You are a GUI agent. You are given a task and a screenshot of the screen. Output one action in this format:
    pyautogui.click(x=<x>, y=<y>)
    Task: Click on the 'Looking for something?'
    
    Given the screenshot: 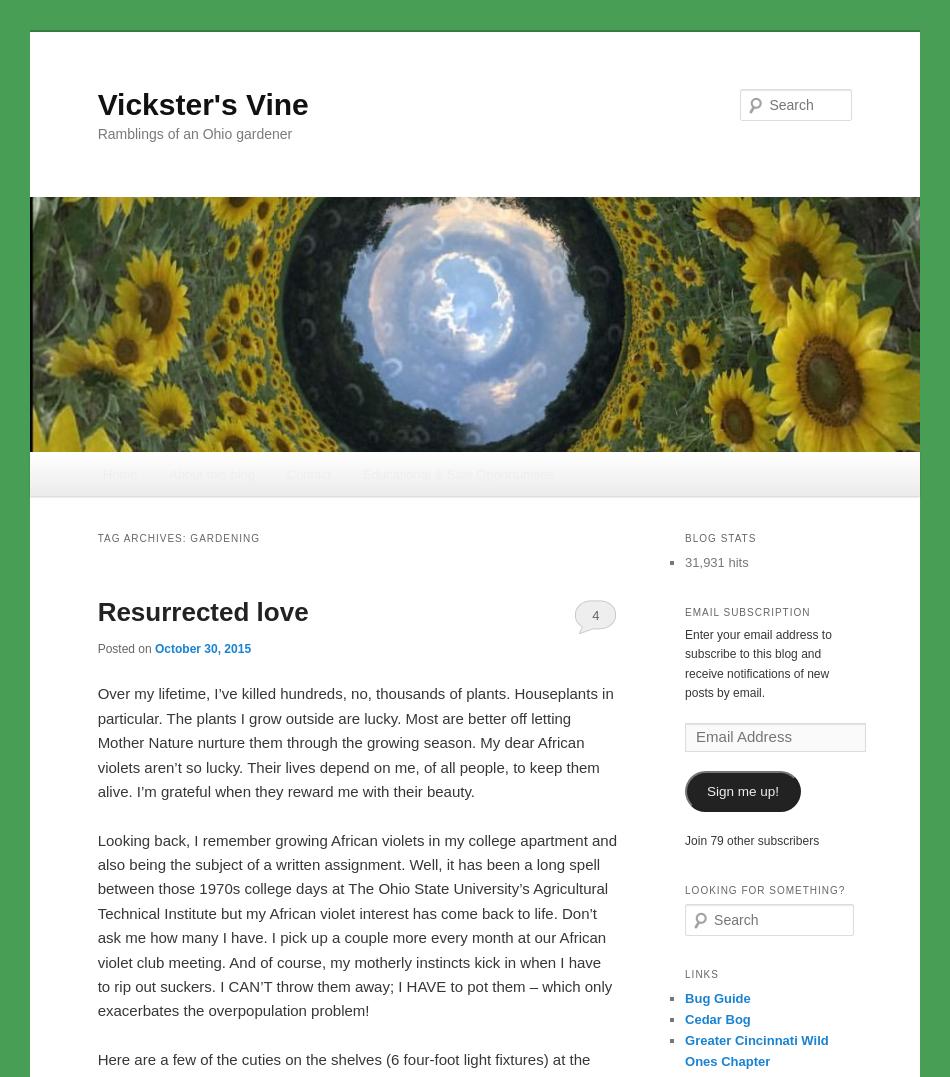 What is the action you would take?
    pyautogui.click(x=764, y=889)
    